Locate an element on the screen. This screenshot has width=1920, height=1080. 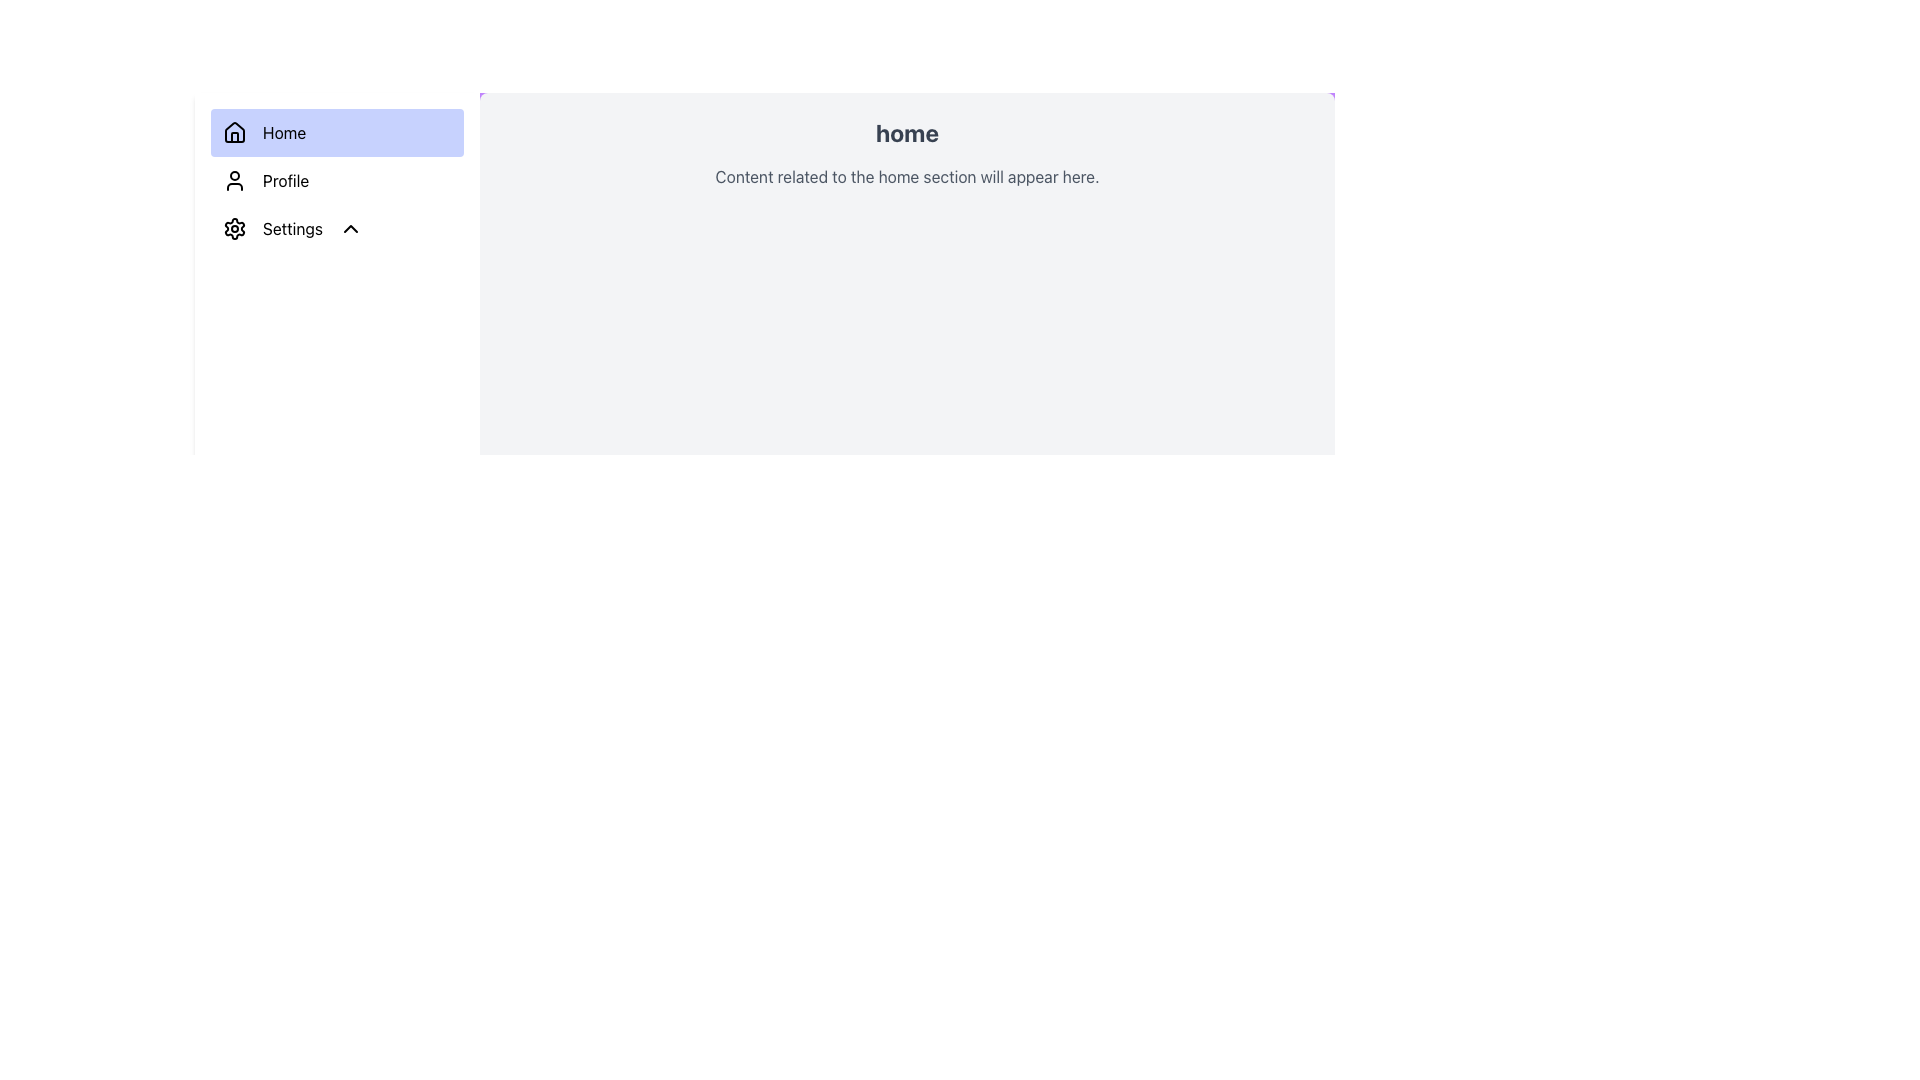
the static text element that provides a description related to the 'home' section, located beneath the 'home' heading in the primary display area is located at coordinates (906, 176).